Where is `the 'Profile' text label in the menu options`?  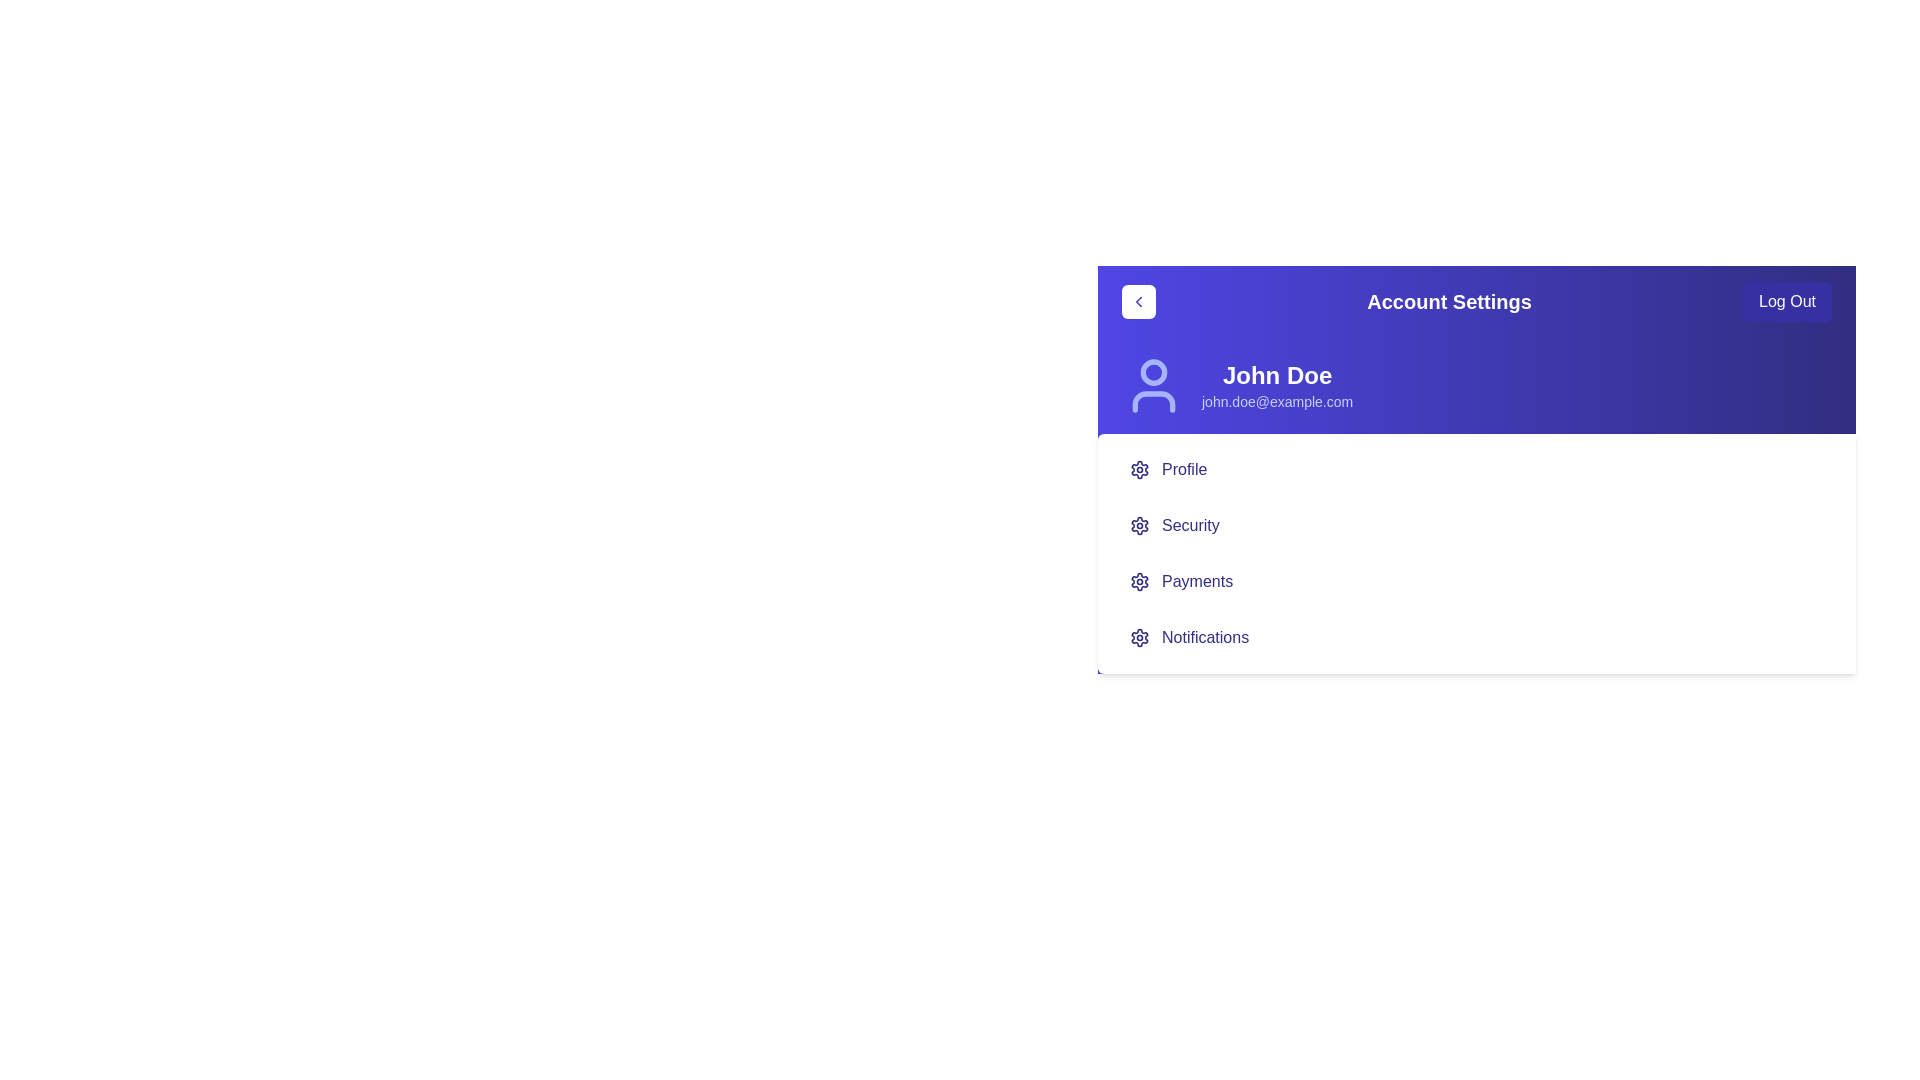
the 'Profile' text label in the menu options is located at coordinates (1184, 470).